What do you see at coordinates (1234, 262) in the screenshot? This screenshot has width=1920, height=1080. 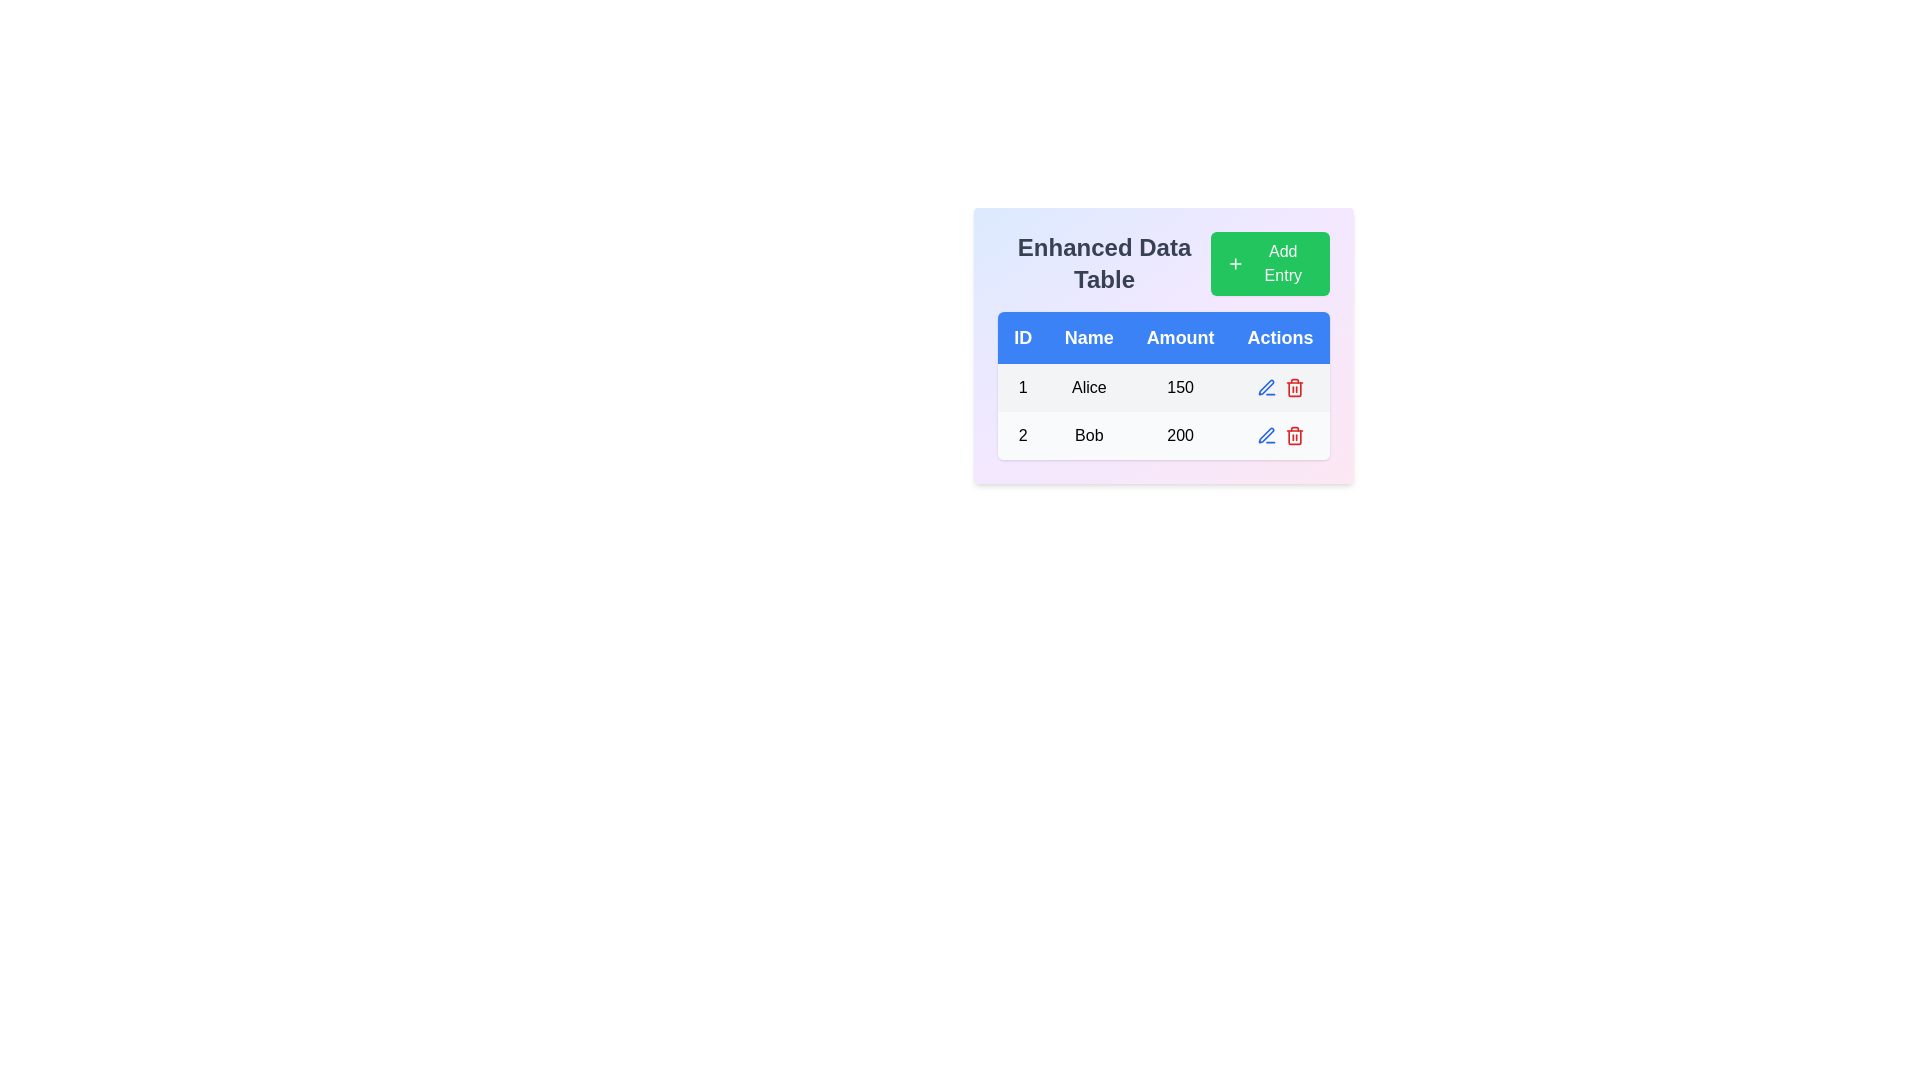 I see `the '+' icon within the 'Add Entry' button, which has a green background and rounded corners, located at the top right of the interface` at bounding box center [1234, 262].